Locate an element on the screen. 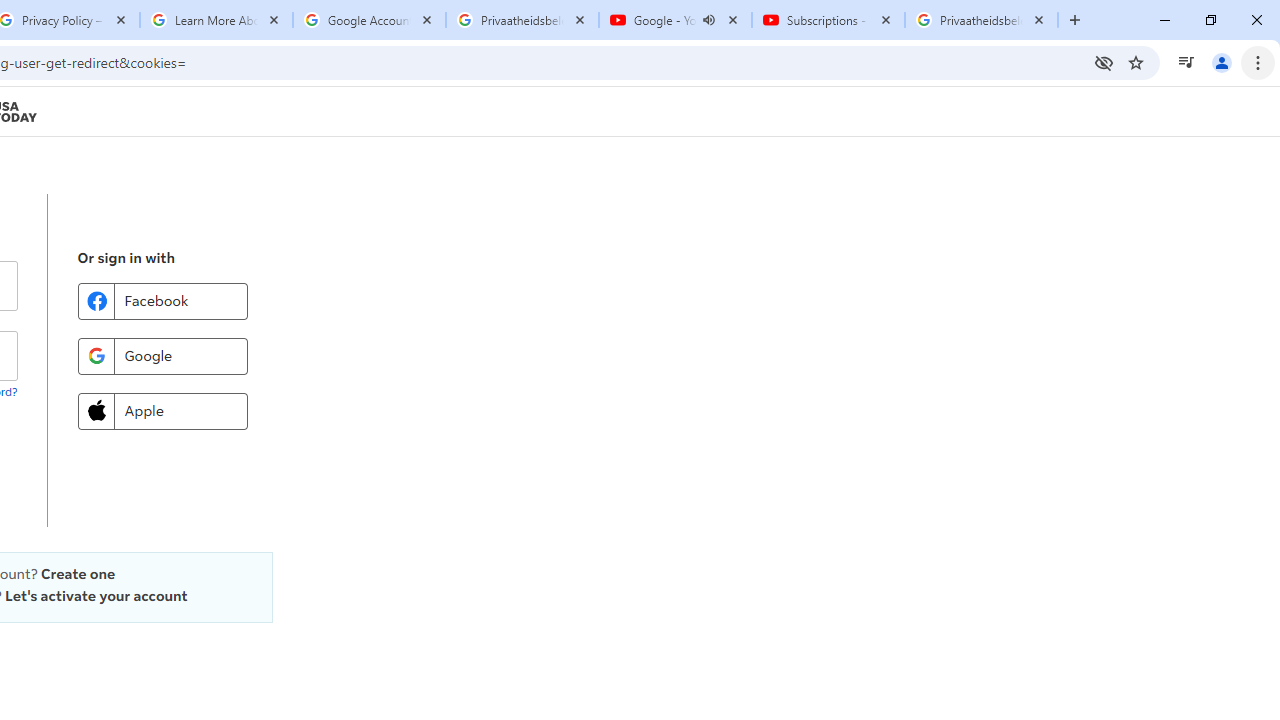 The image size is (1280, 720). 'New Tab' is located at coordinates (1074, 20).